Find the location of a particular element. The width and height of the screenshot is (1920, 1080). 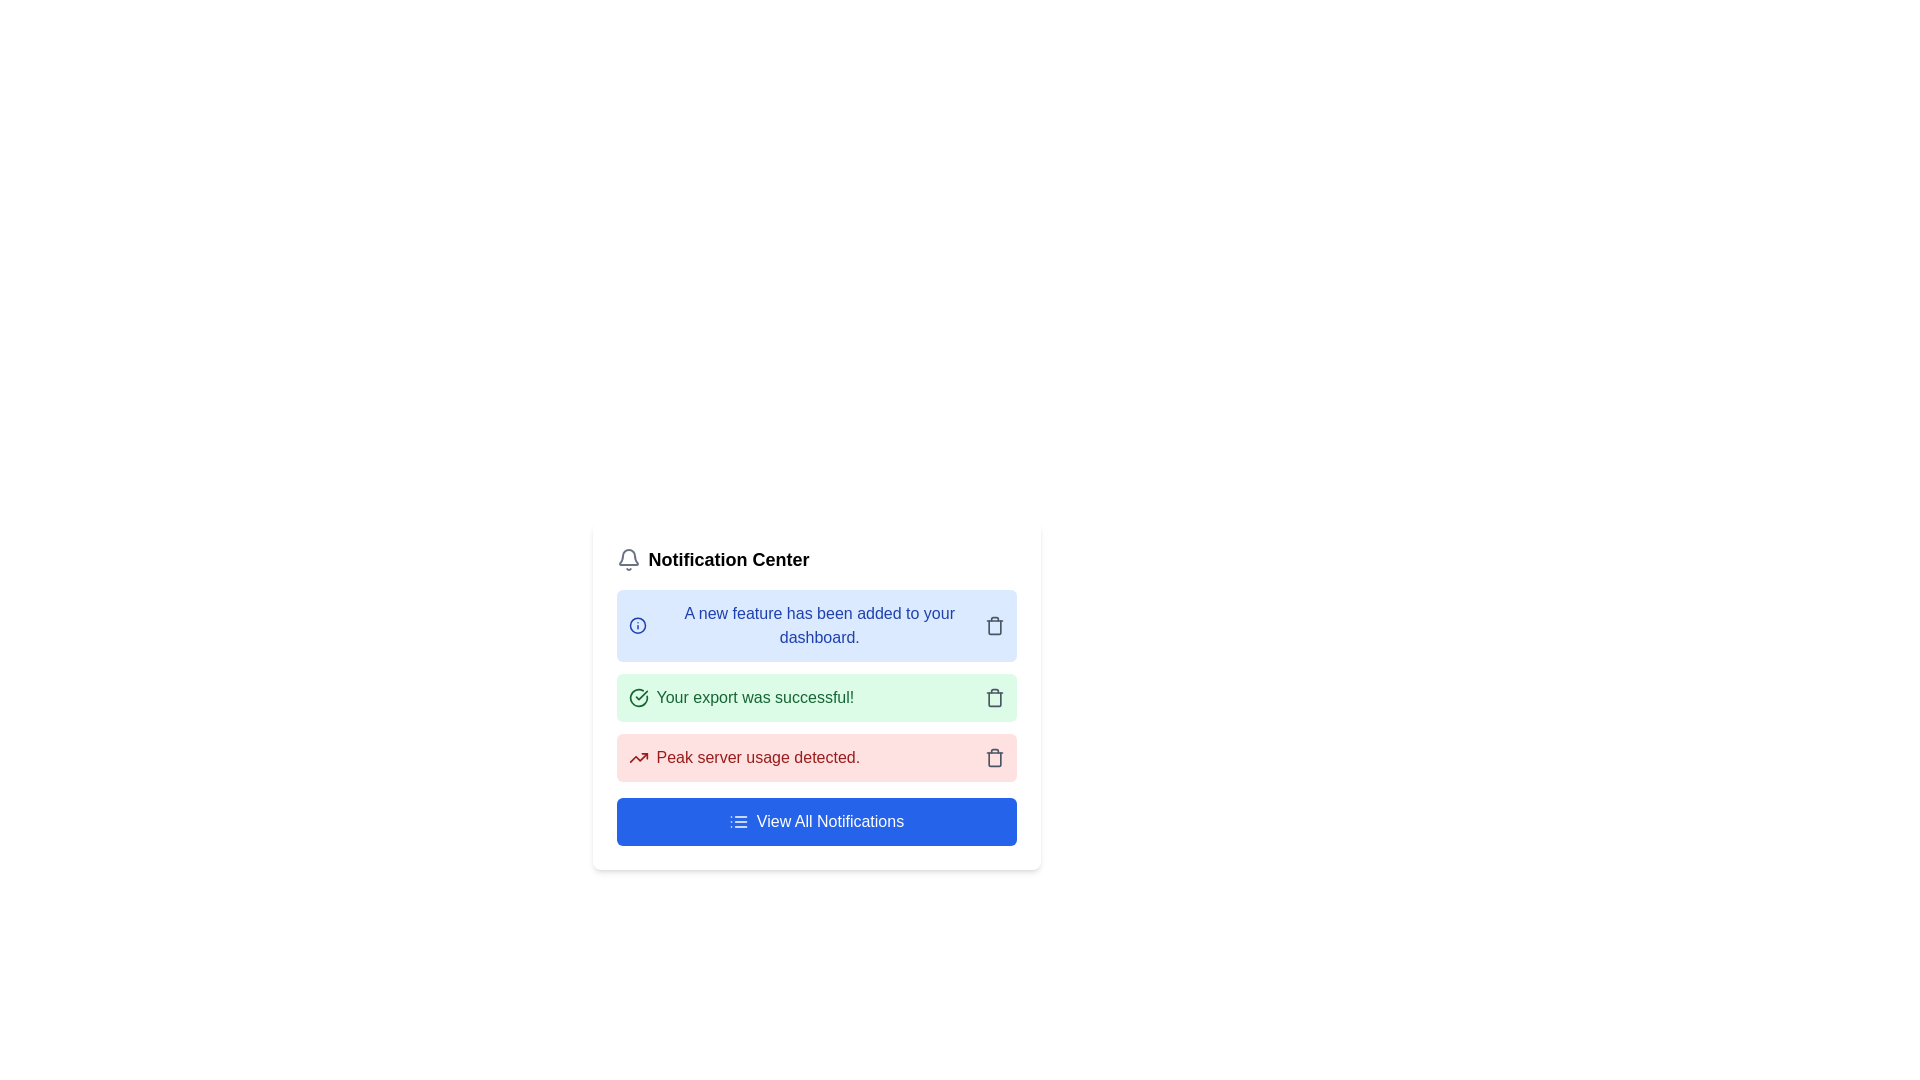

the visual representation of the list icon consisting of three horizontal lines, located on the left side of the 'View All Notifications' button within the notification panel is located at coordinates (737, 821).